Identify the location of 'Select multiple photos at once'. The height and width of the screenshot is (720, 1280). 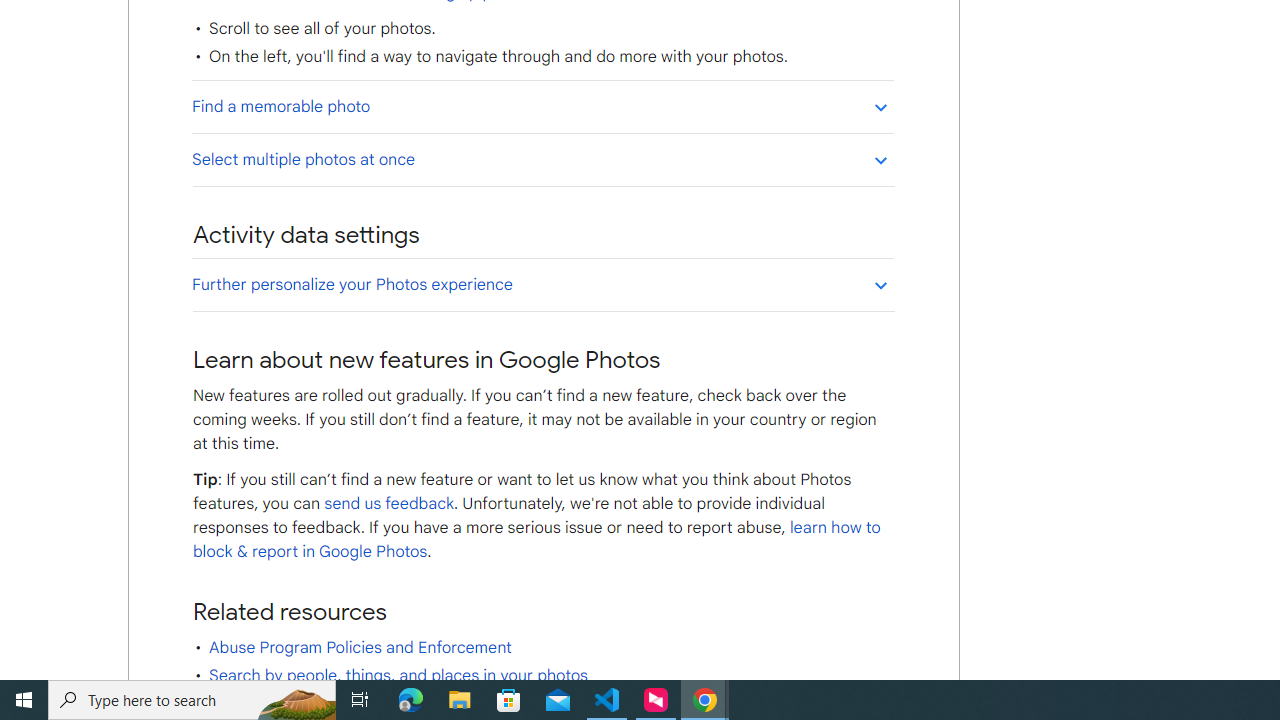
(542, 158).